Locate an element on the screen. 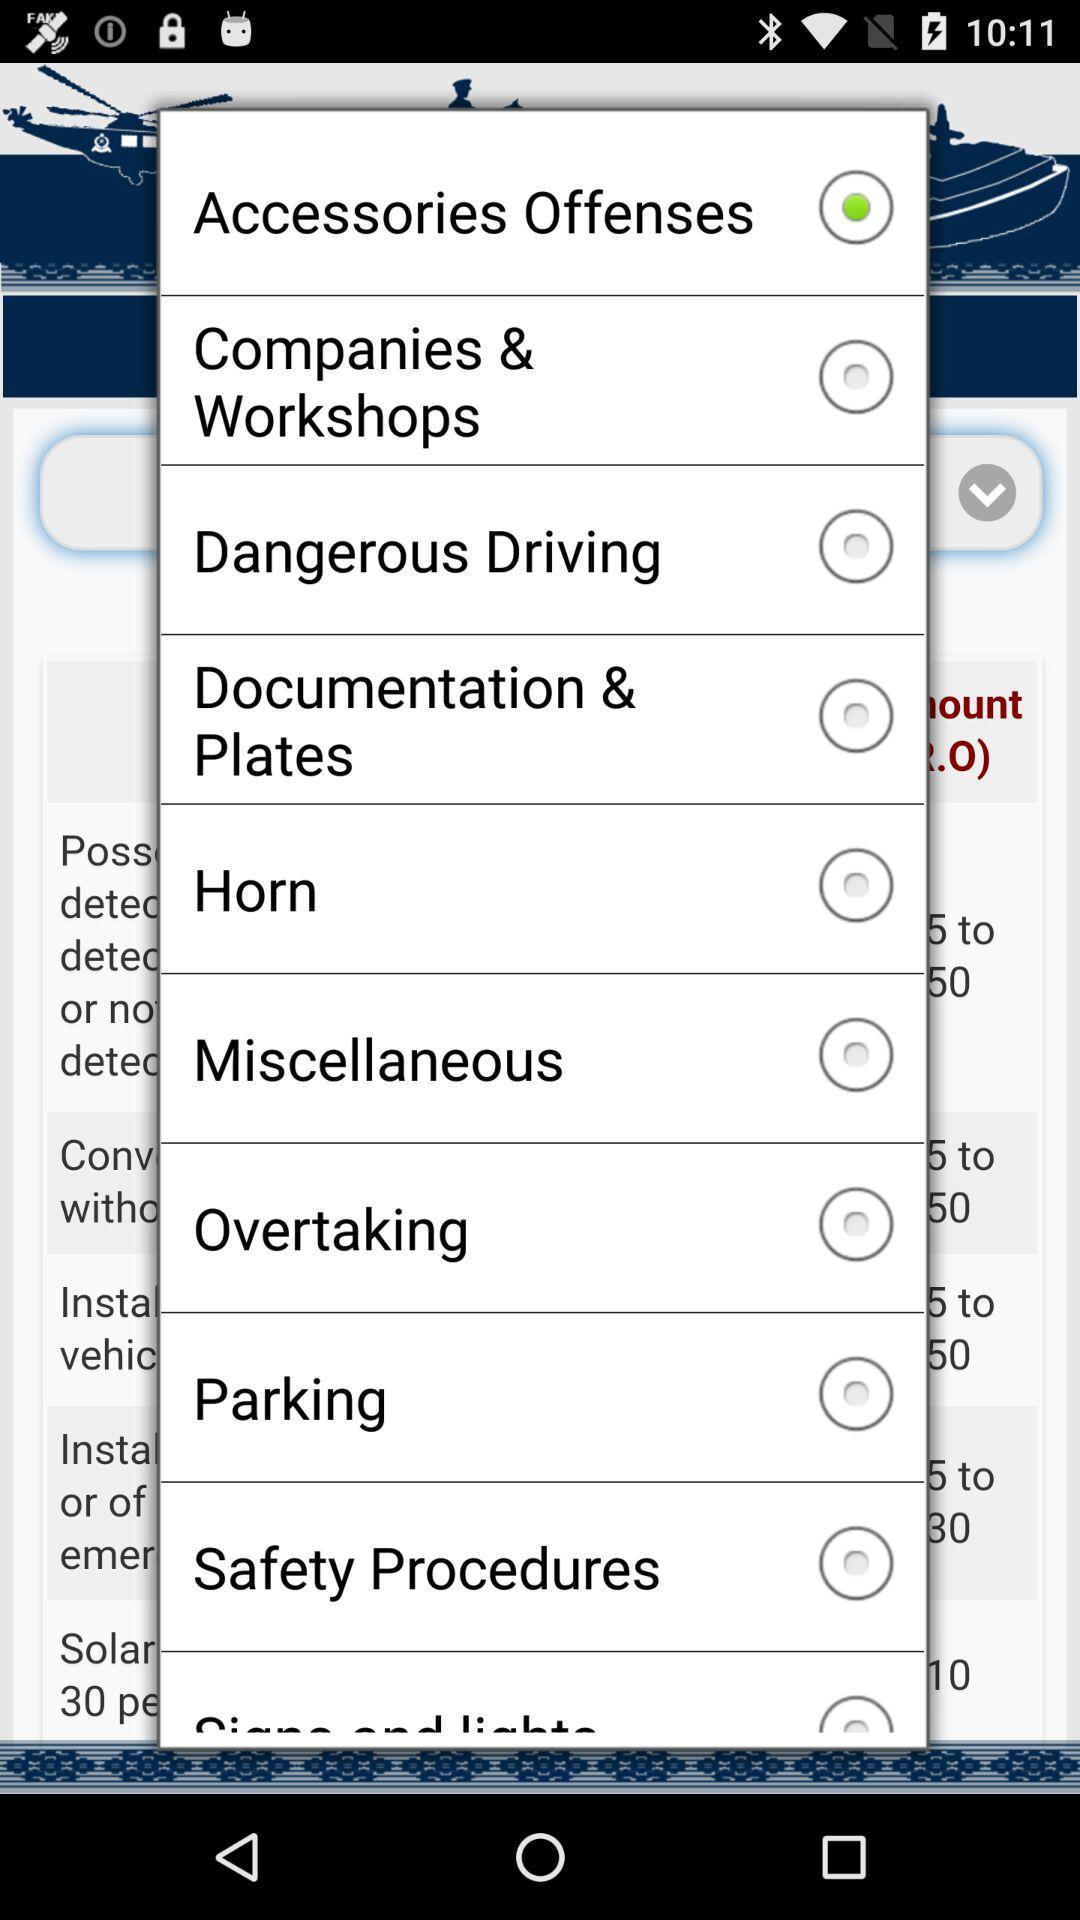 Image resolution: width=1080 pixels, height=1920 pixels. the miscellaneous is located at coordinates (542, 1057).